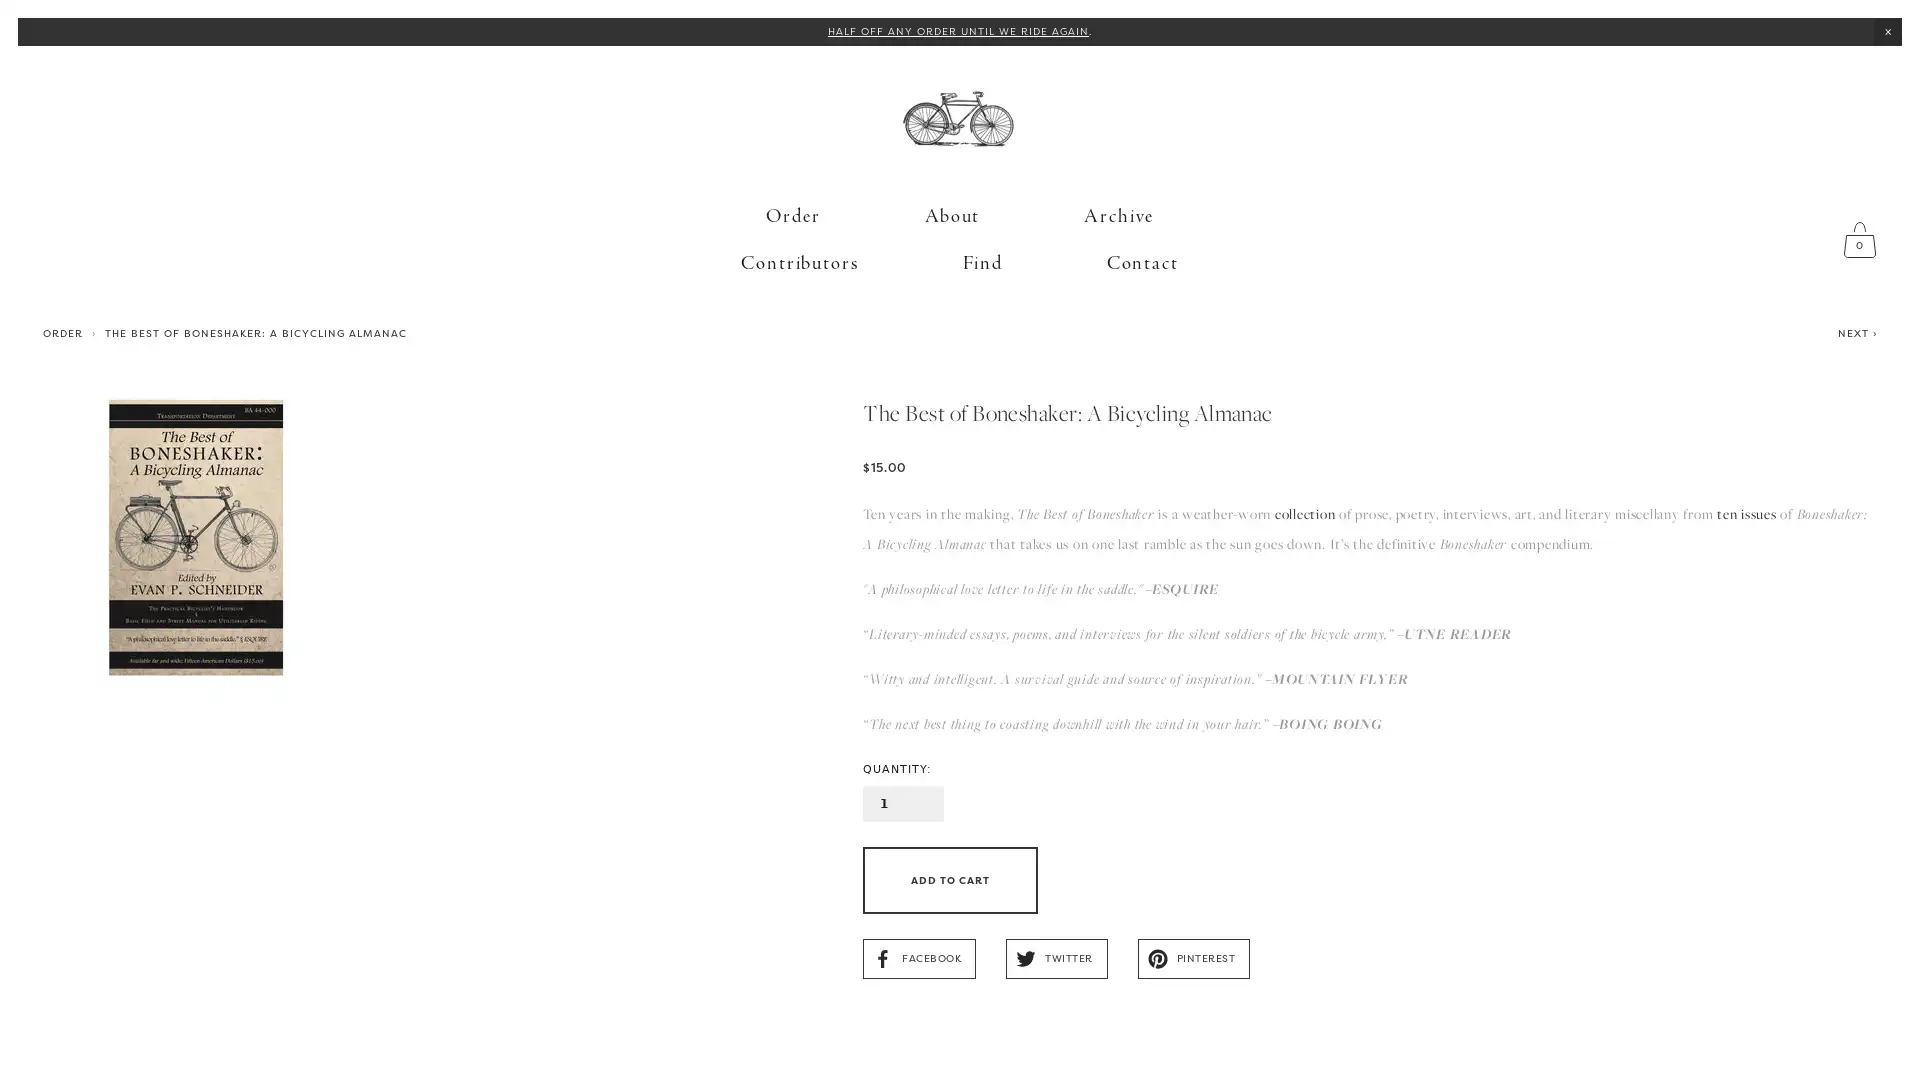 The height and width of the screenshot is (1080, 1920). Describe the element at coordinates (1307, 322) in the screenshot. I see `Close` at that location.